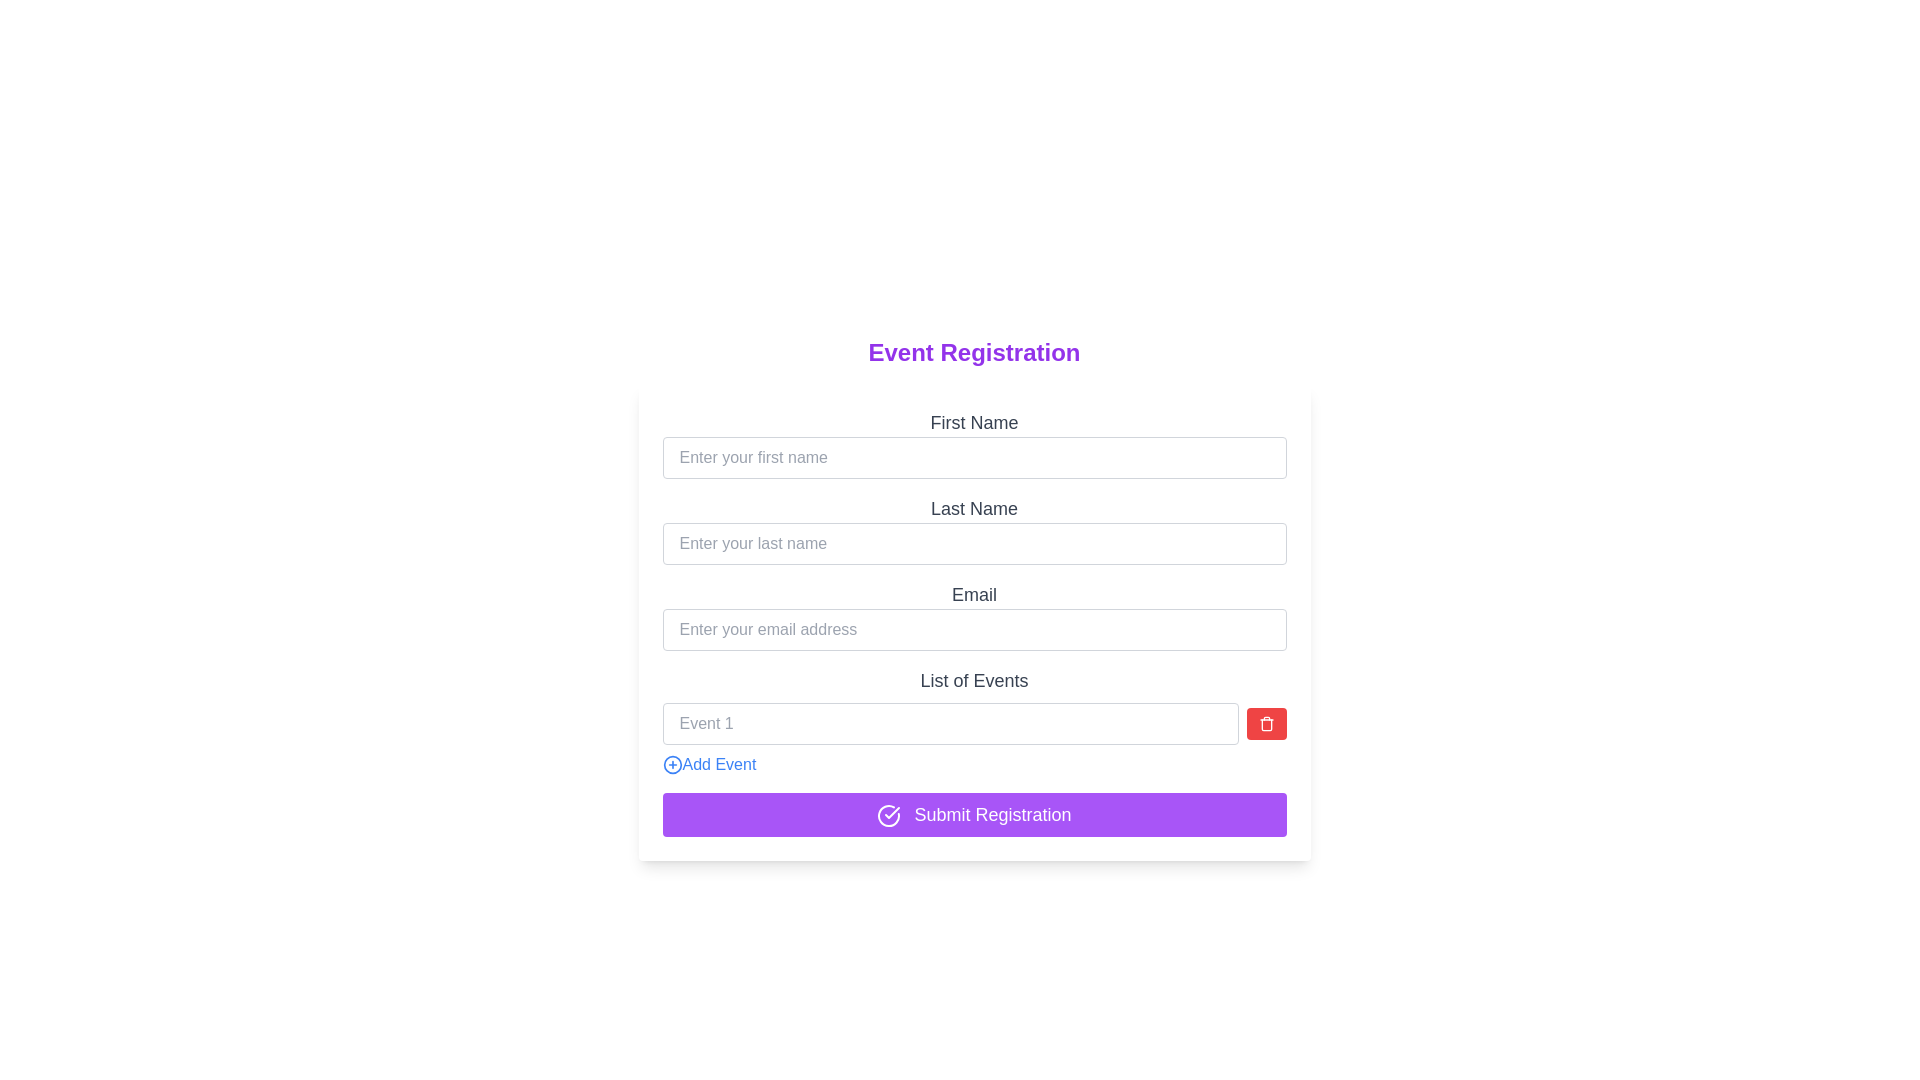 The image size is (1920, 1080). I want to click on the label that indicates the input field for entering the user's last name, which is positioned directly above the corresponding input field, so click(974, 508).